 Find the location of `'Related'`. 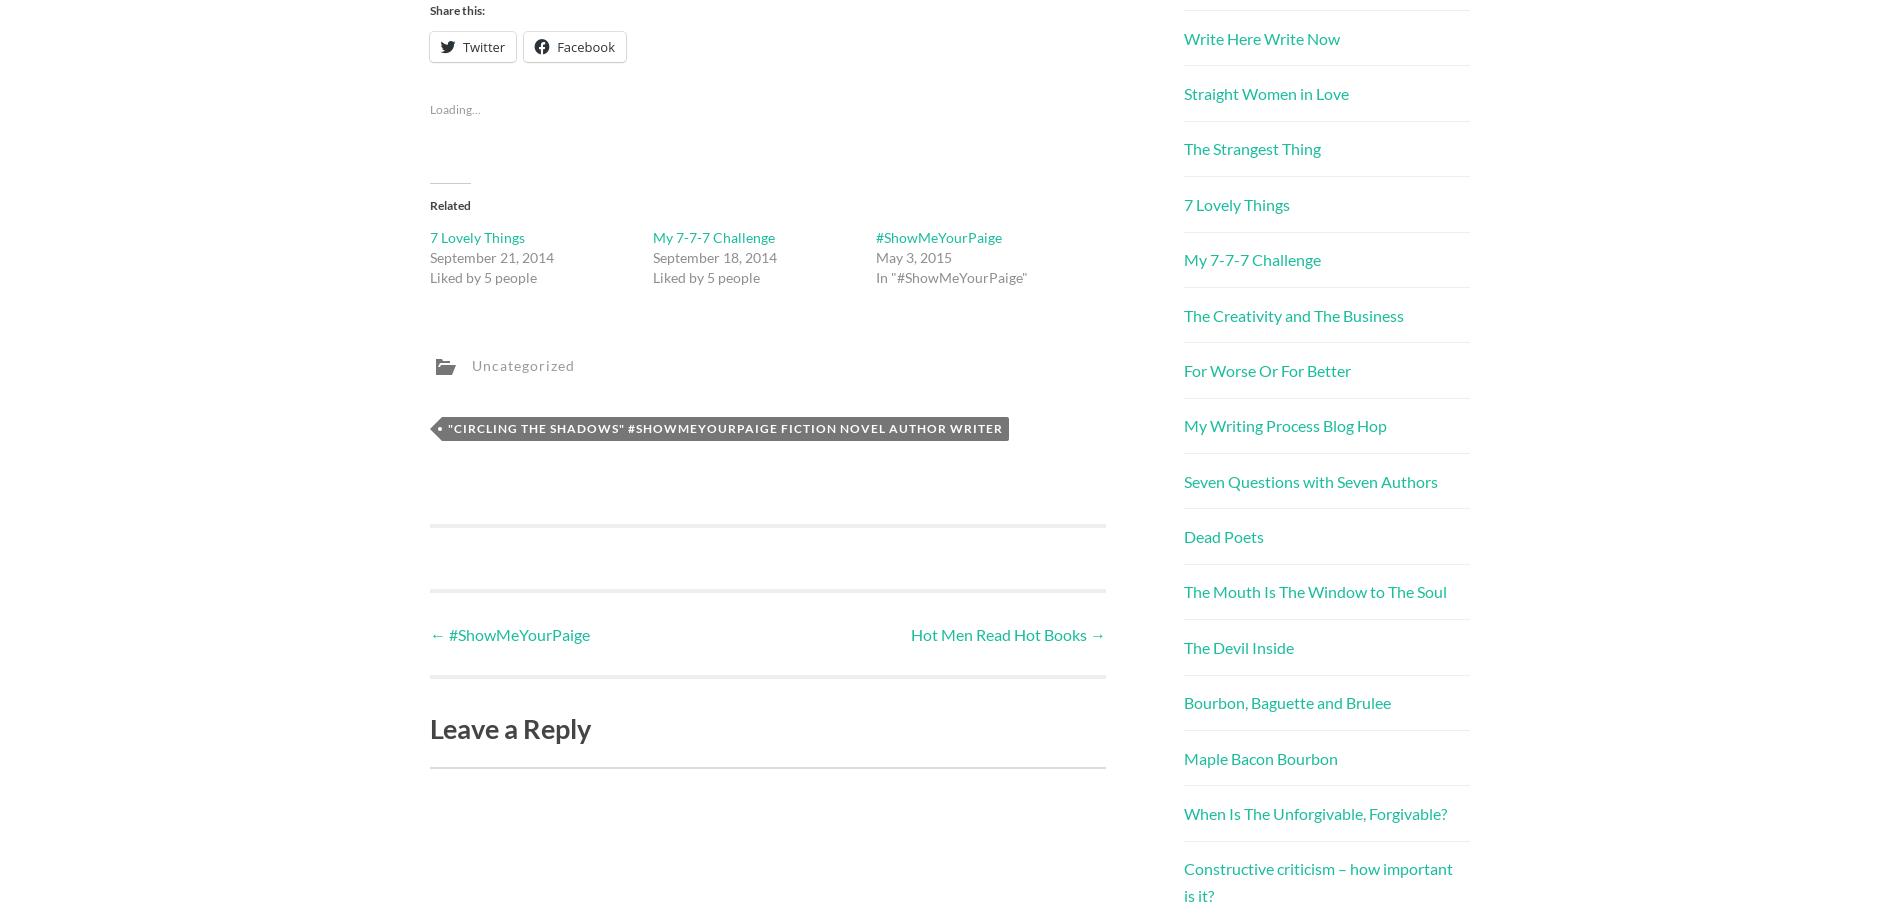

'Related' is located at coordinates (428, 204).